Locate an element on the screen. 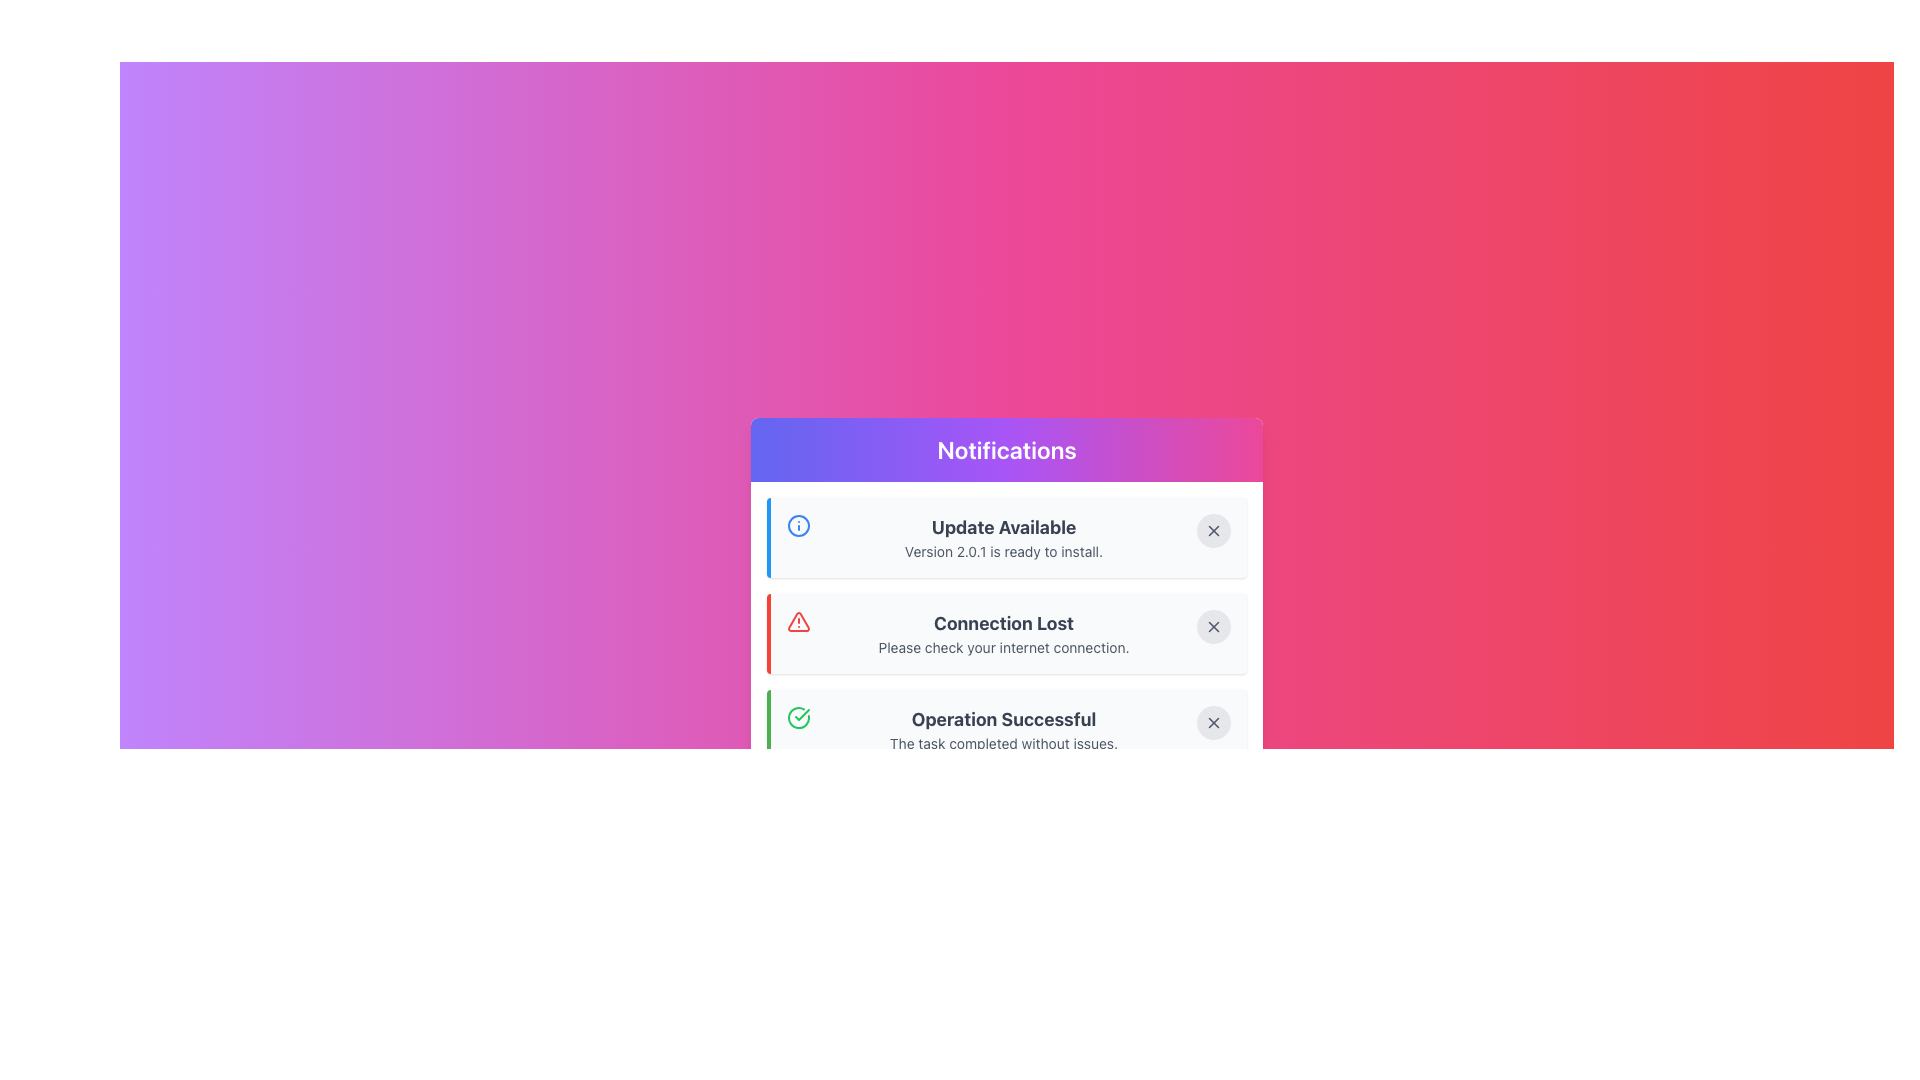 This screenshot has width=1920, height=1080. text from the notification component that informs the user about a connection issue, prompting them to check their internet connection is located at coordinates (1003, 633).